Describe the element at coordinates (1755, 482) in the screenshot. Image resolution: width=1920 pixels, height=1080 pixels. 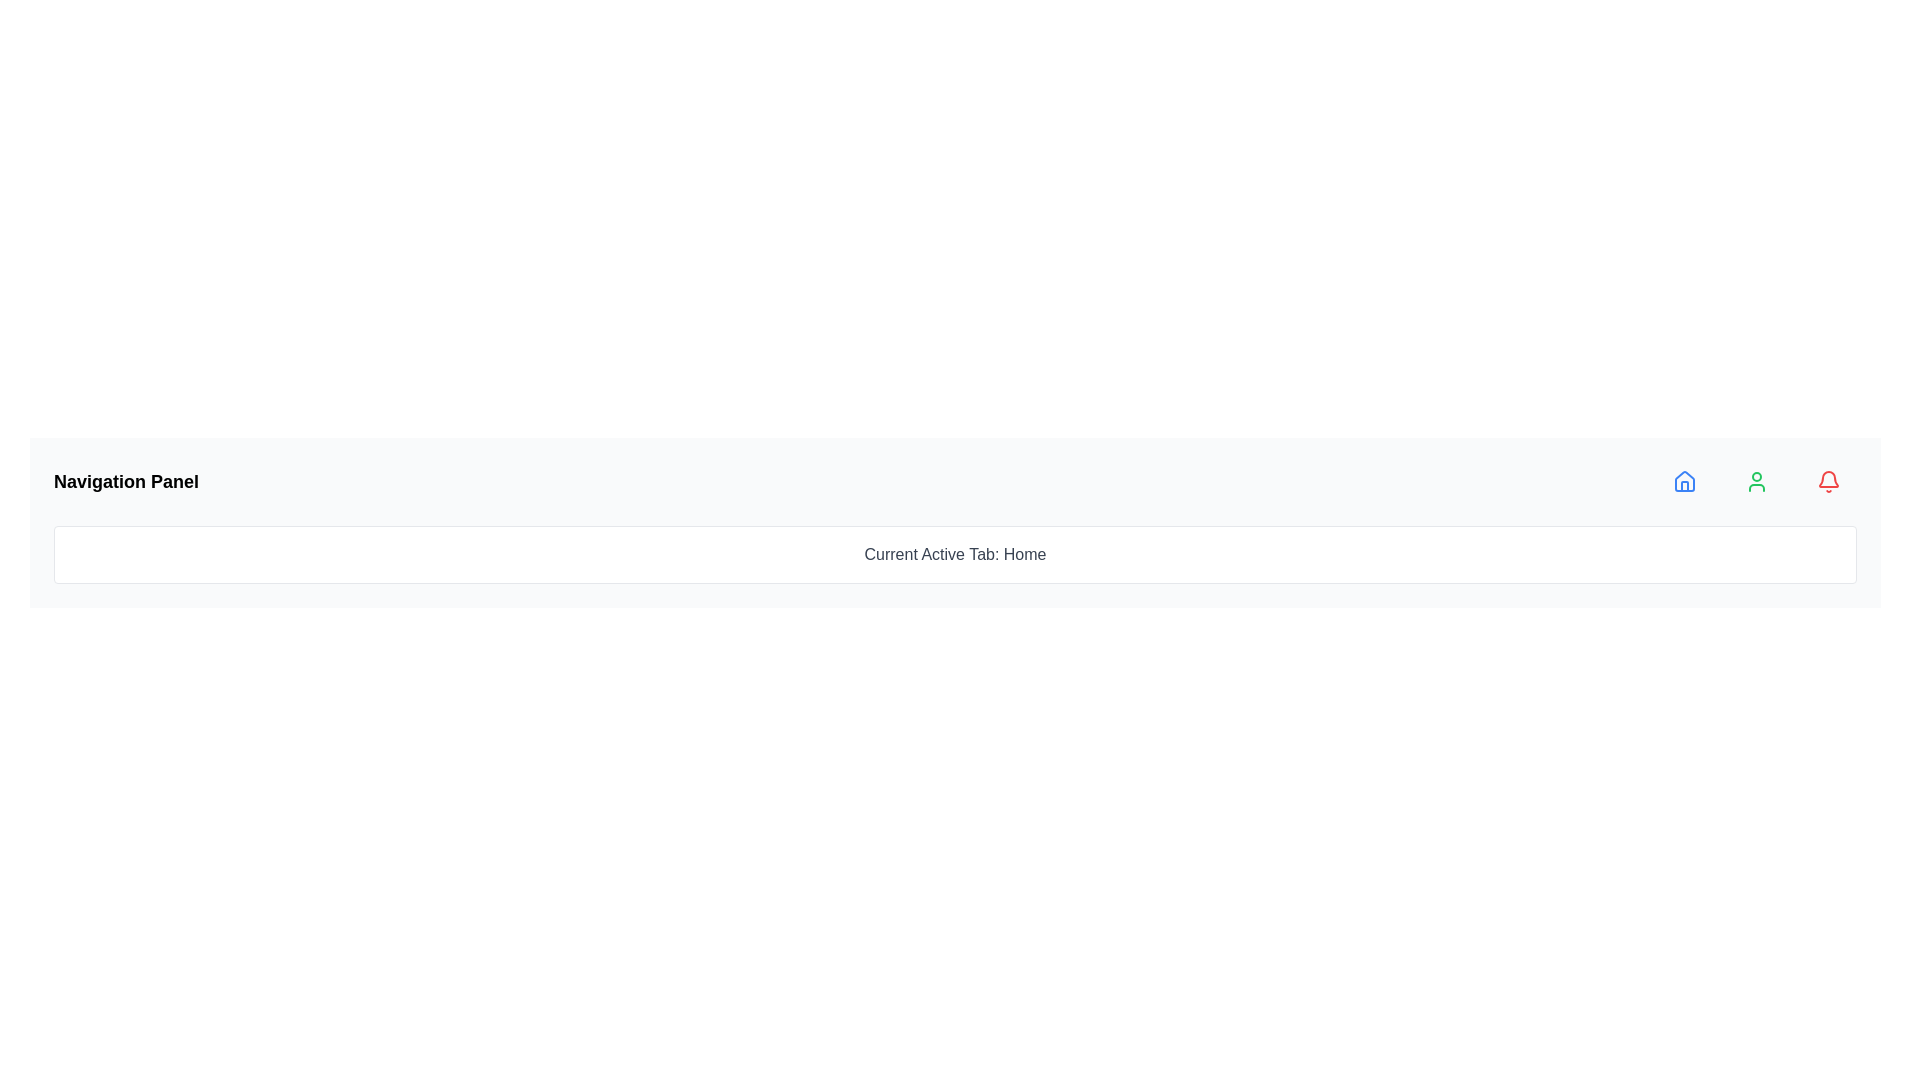
I see `the user profile SVG icon located in the navigation panel, which is the second icon from the right` at that location.